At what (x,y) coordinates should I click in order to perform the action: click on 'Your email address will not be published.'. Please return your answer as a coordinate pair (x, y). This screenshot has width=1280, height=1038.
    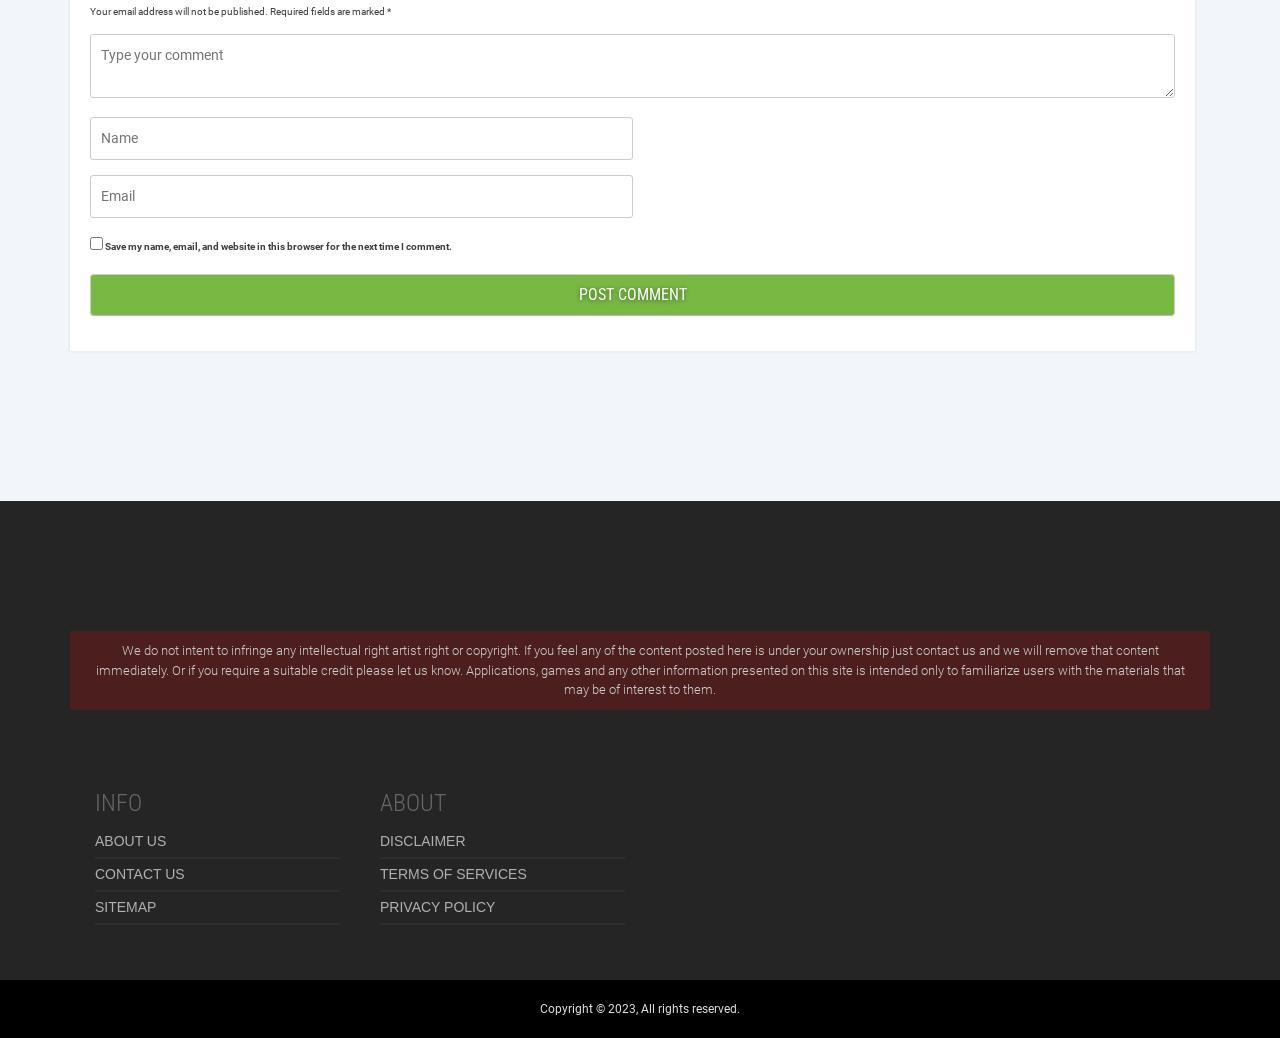
    Looking at the image, I should click on (178, 10).